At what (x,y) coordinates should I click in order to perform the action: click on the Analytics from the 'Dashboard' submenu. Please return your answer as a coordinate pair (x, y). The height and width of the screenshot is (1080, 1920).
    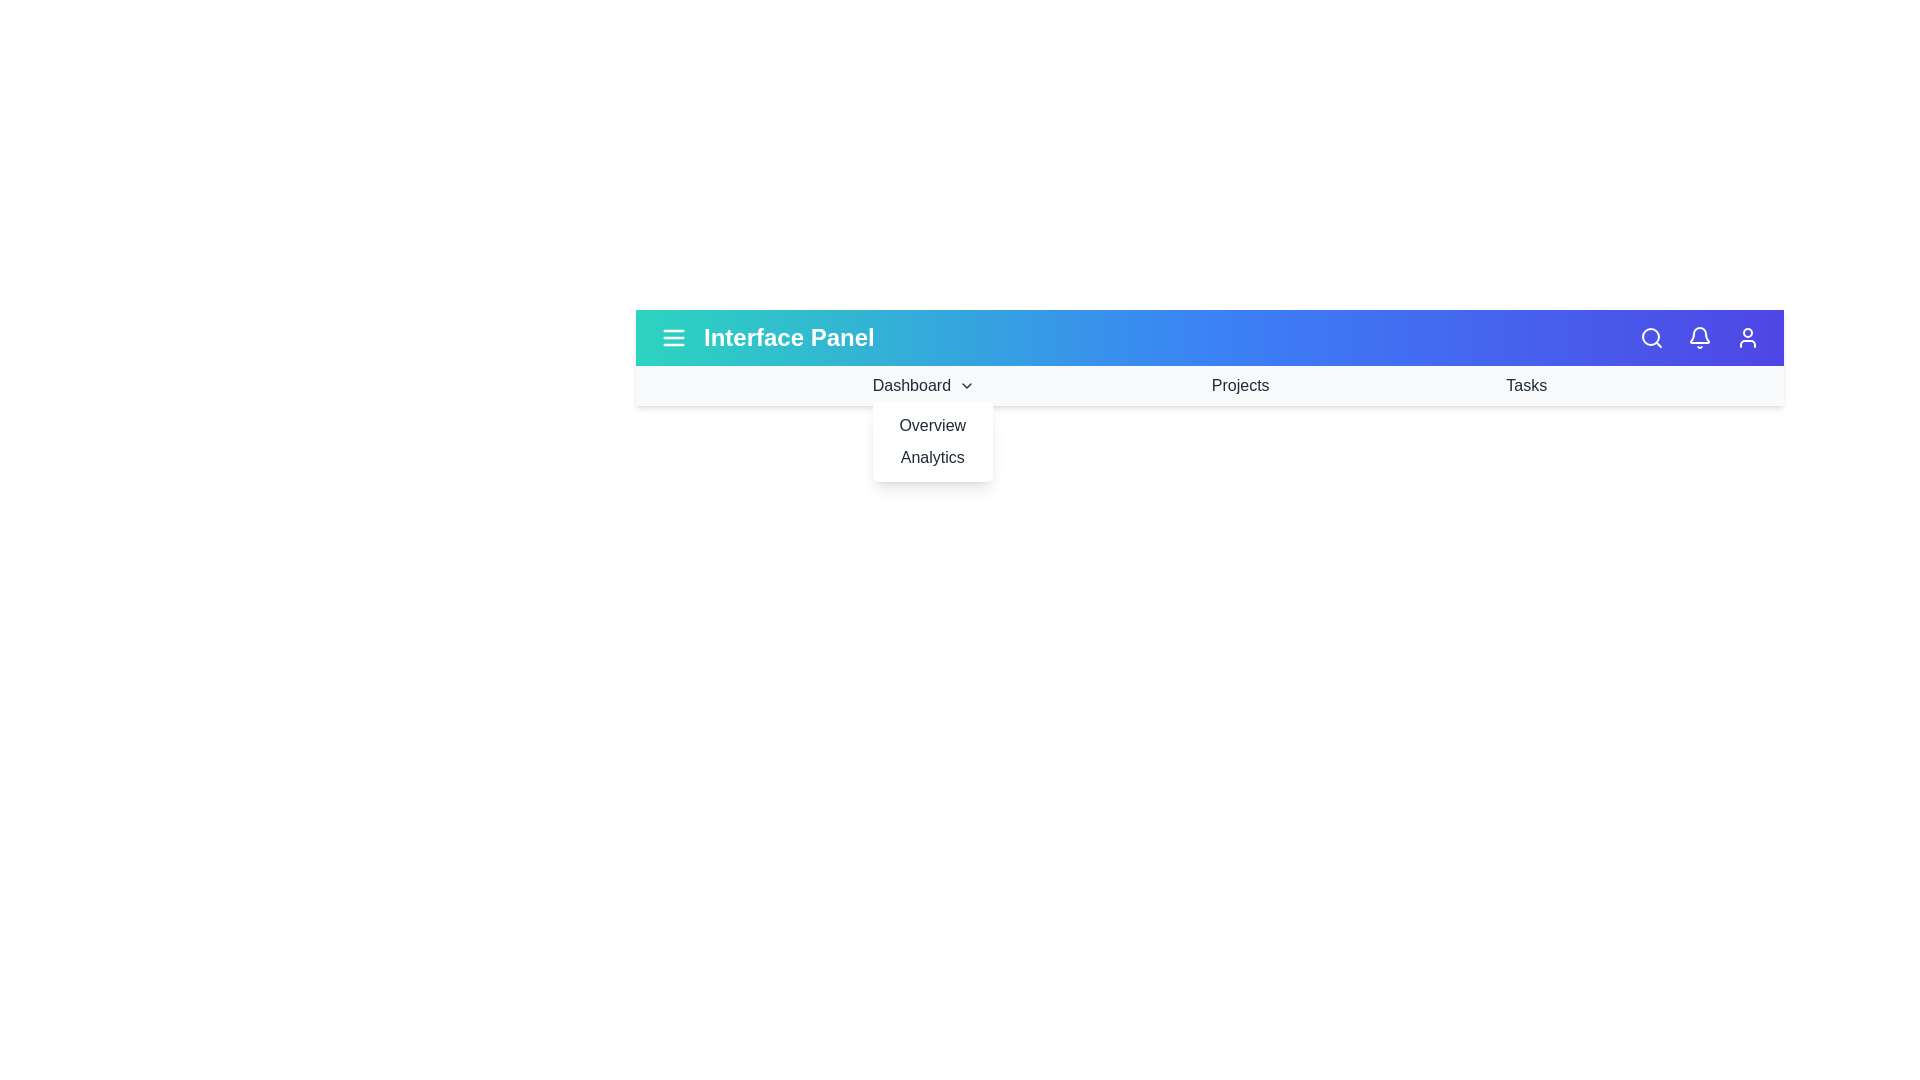
    Looking at the image, I should click on (931, 458).